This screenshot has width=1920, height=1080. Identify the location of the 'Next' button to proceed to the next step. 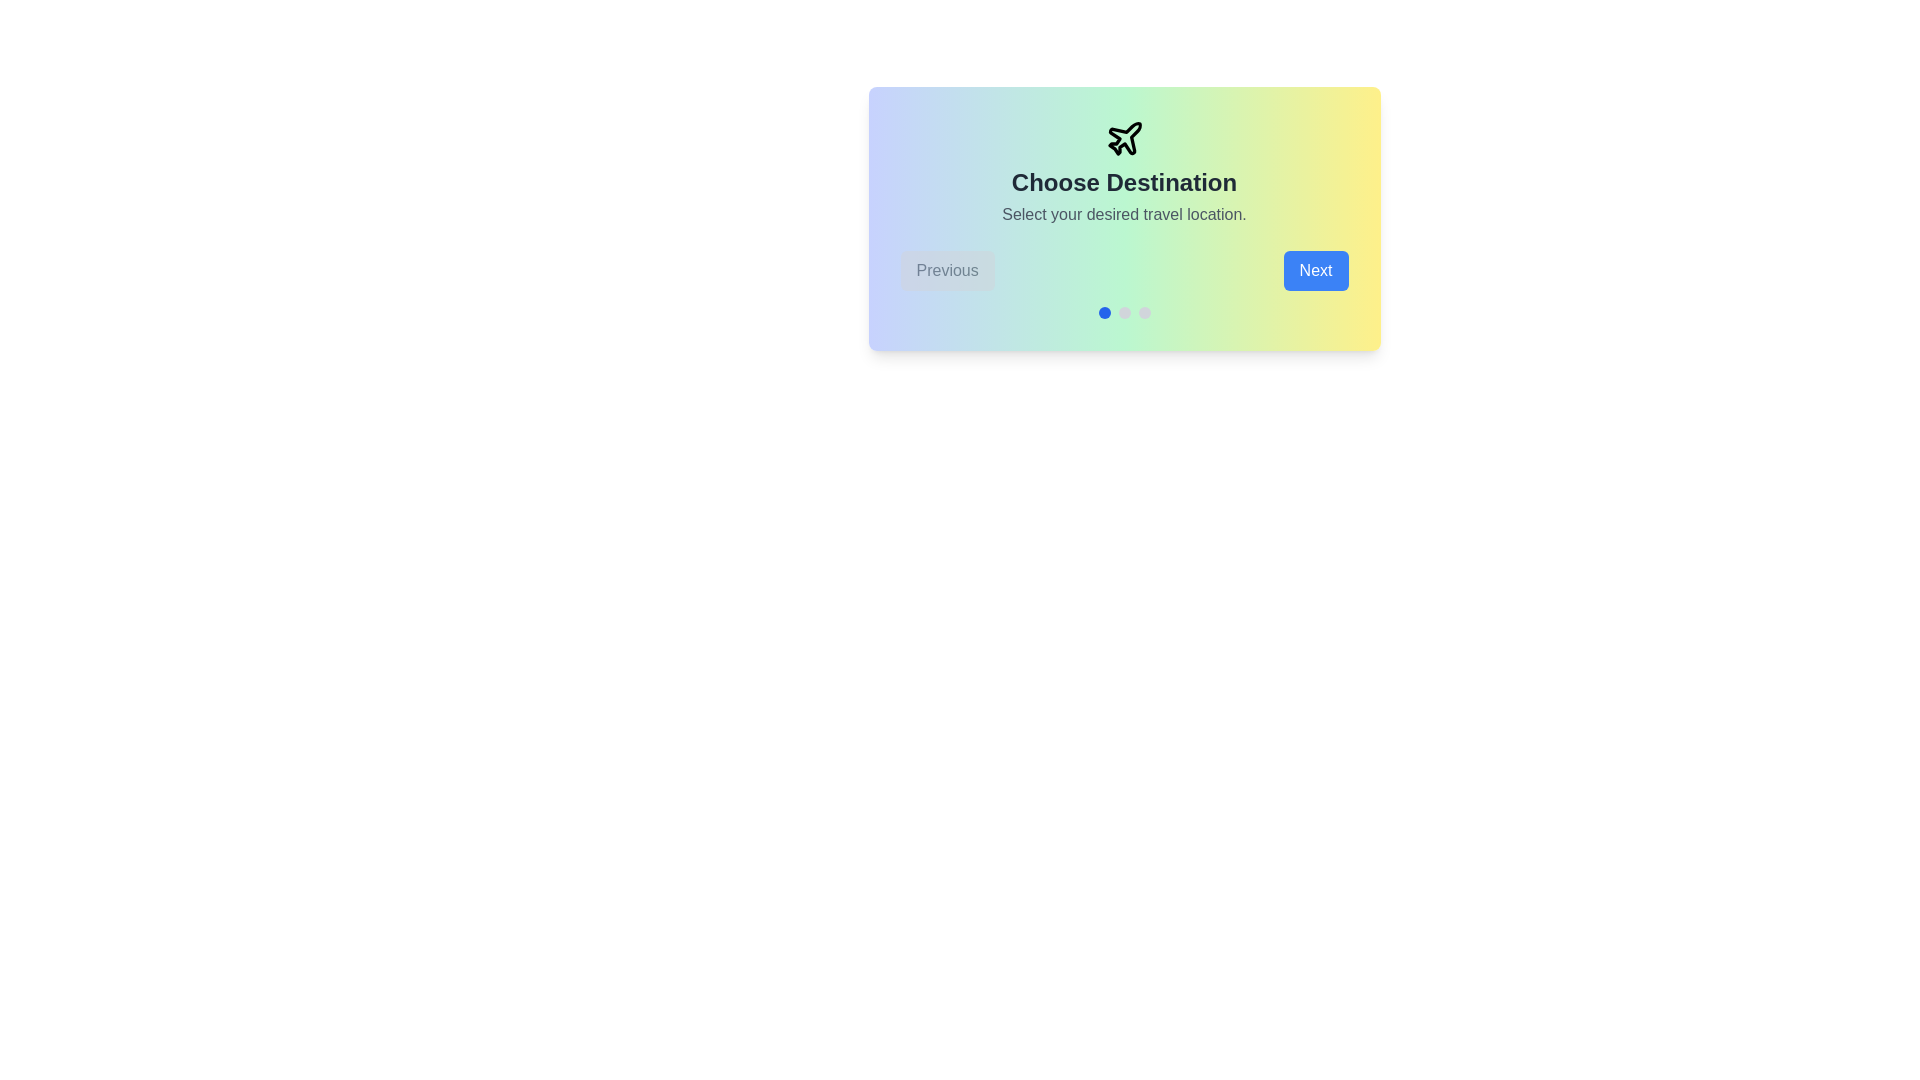
(1315, 270).